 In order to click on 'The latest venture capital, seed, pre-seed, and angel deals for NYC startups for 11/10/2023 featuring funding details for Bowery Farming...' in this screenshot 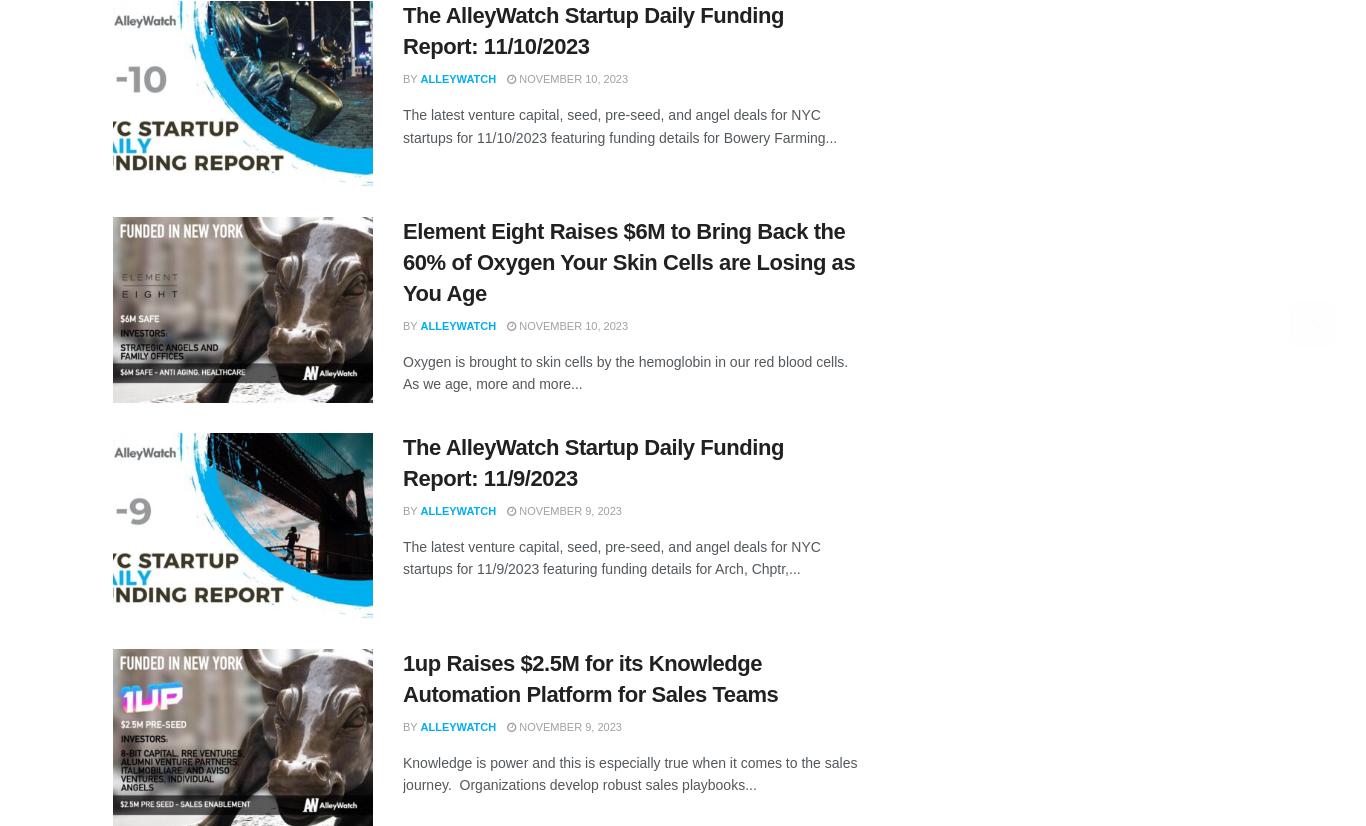, I will do `click(619, 125)`.